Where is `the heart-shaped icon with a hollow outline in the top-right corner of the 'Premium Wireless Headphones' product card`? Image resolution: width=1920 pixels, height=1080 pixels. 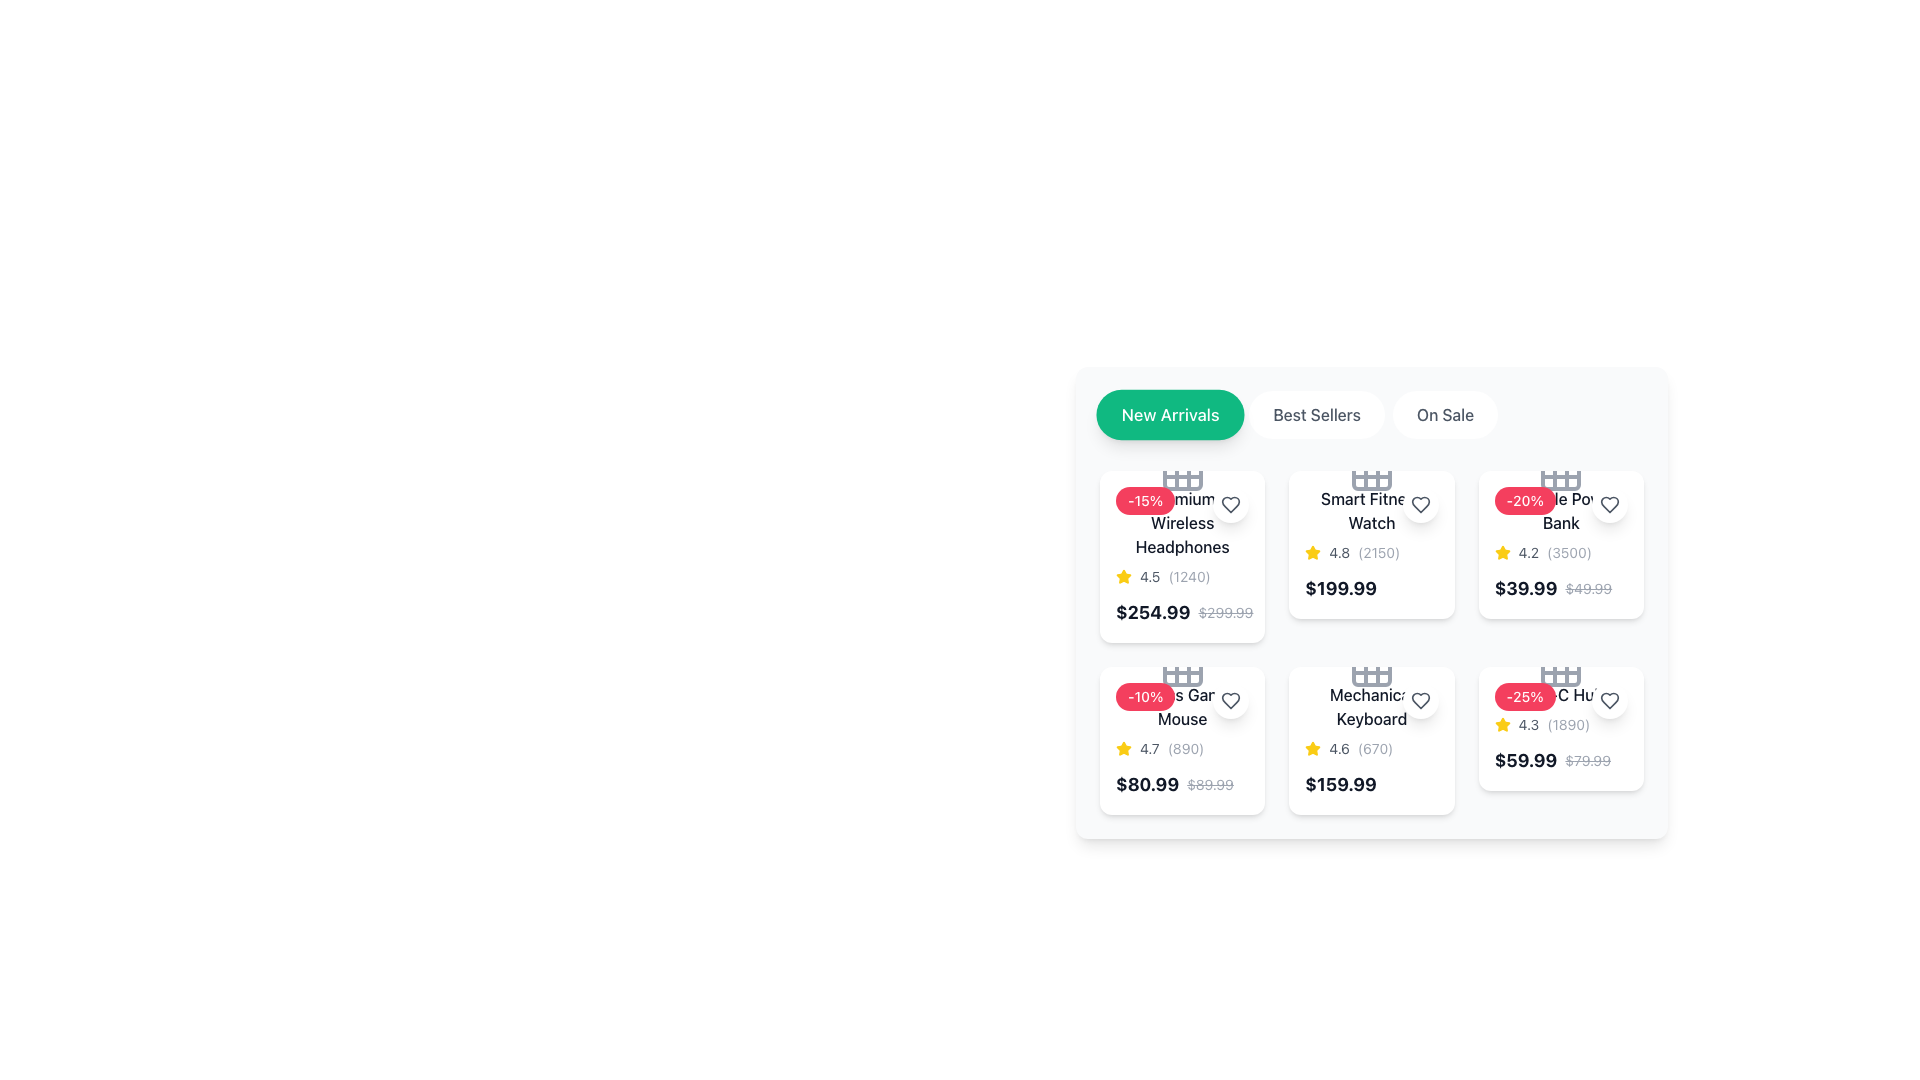
the heart-shaped icon with a hollow outline in the top-right corner of the 'Premium Wireless Headphones' product card is located at coordinates (1230, 700).